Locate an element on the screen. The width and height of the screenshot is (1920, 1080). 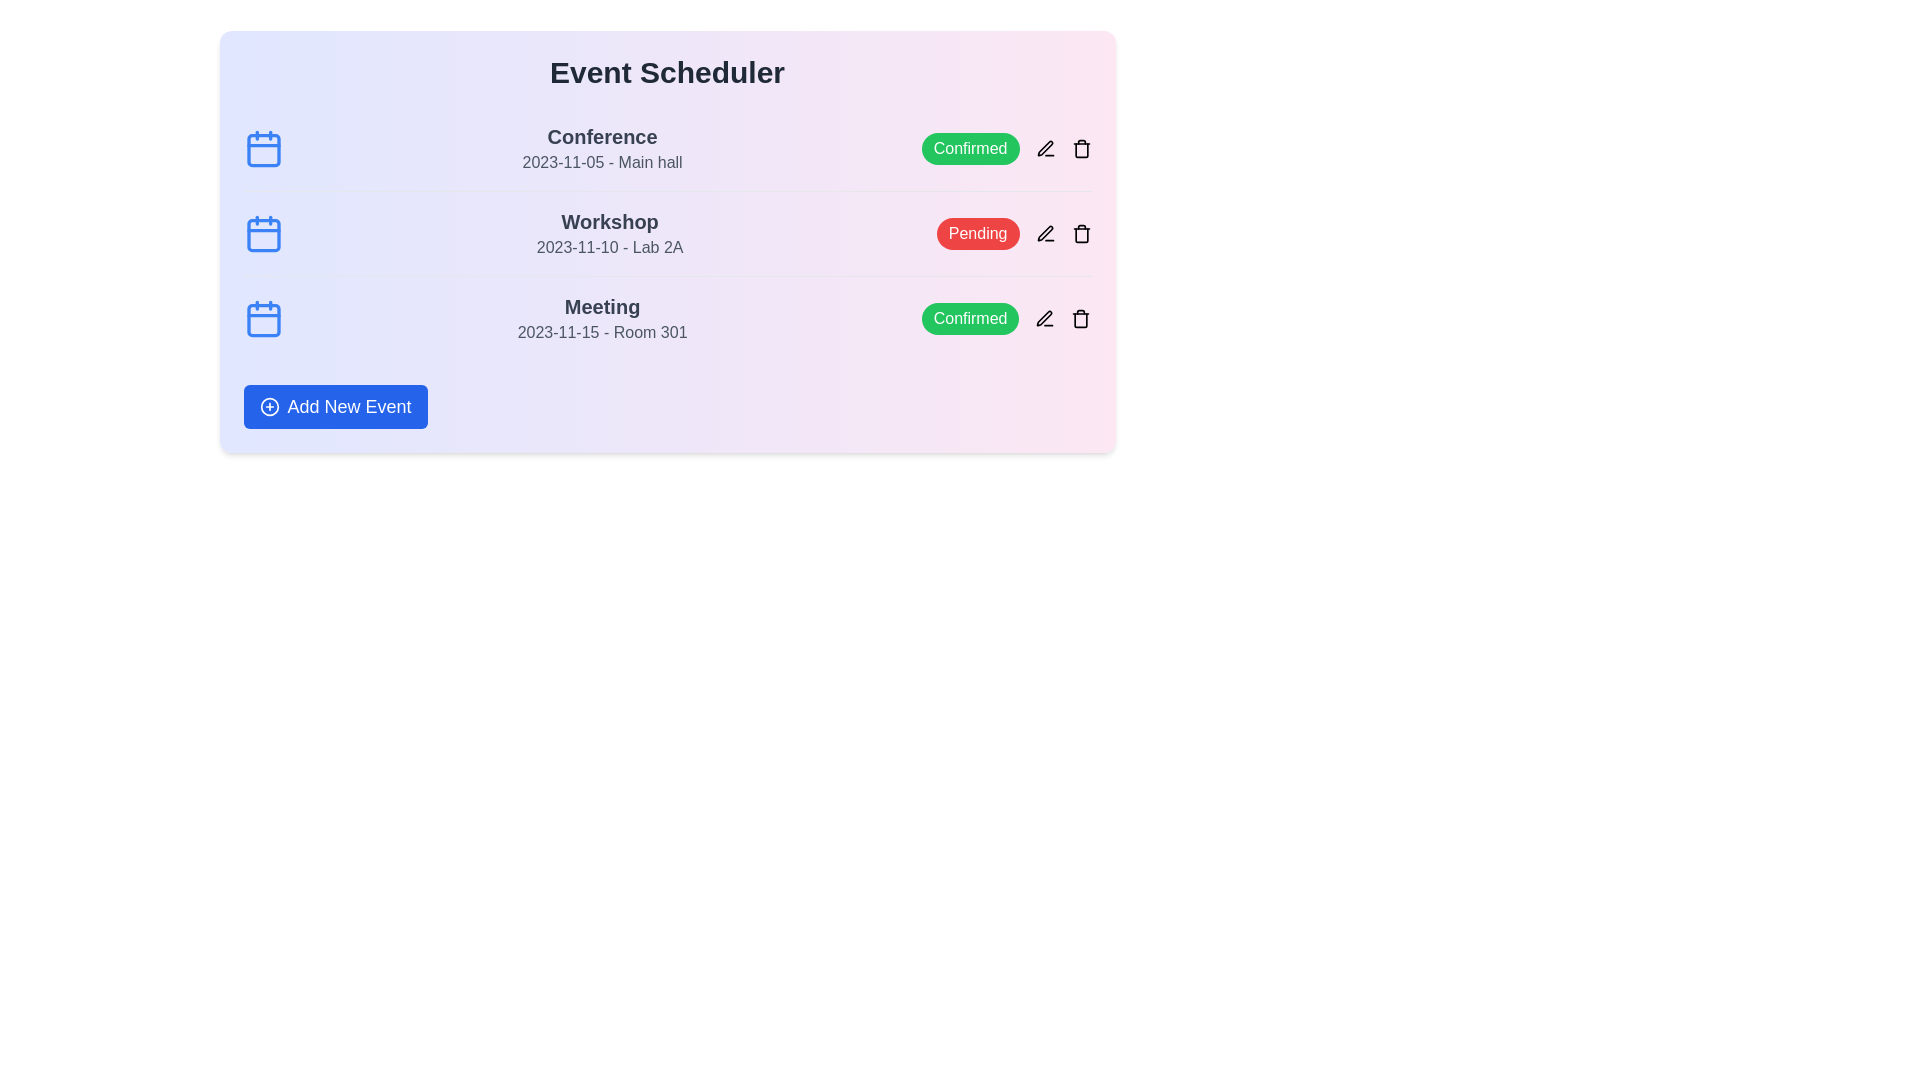
the event title and details label located at the top of the 'Event Scheduler' section, which is flanked by a calendar icon on the left and a 'Confirmed' status indicator on the right is located at coordinates (601, 148).